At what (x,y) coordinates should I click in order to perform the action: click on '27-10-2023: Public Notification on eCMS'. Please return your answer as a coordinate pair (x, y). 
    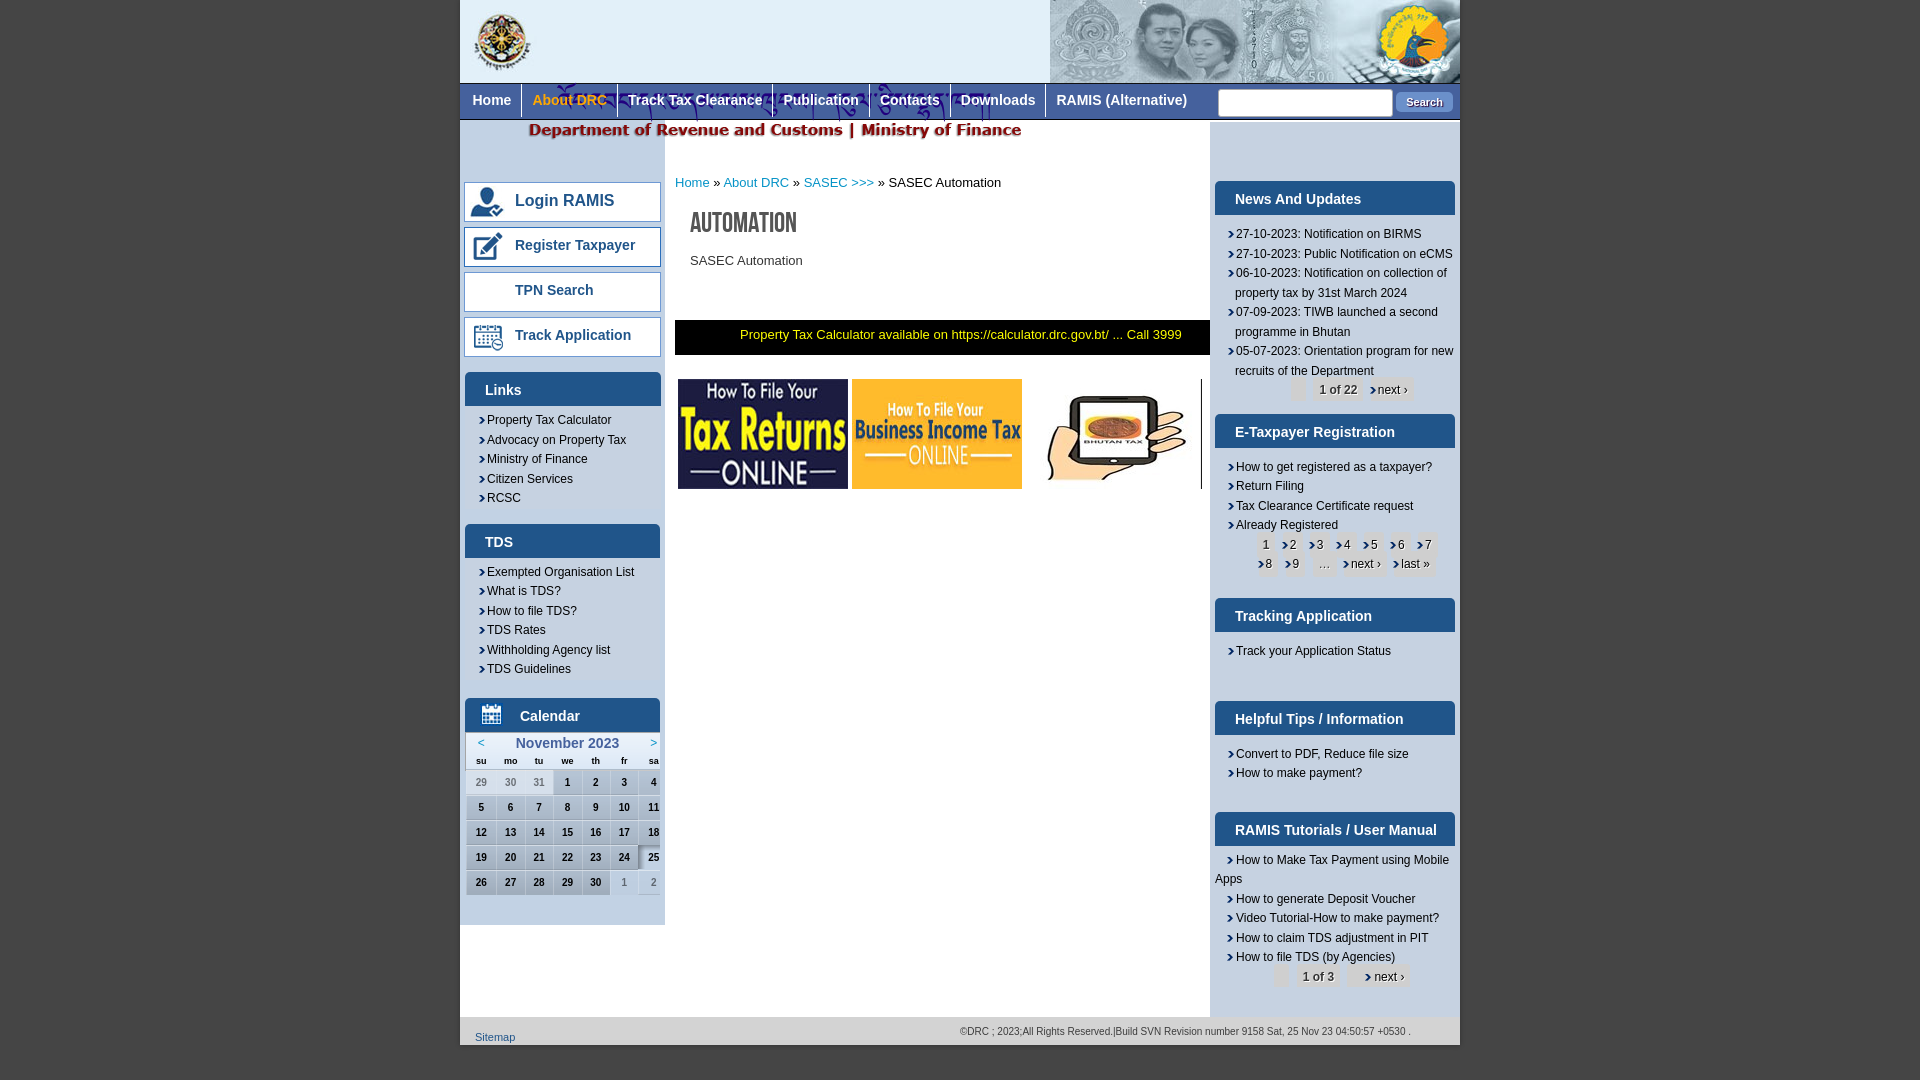
    Looking at the image, I should click on (1339, 253).